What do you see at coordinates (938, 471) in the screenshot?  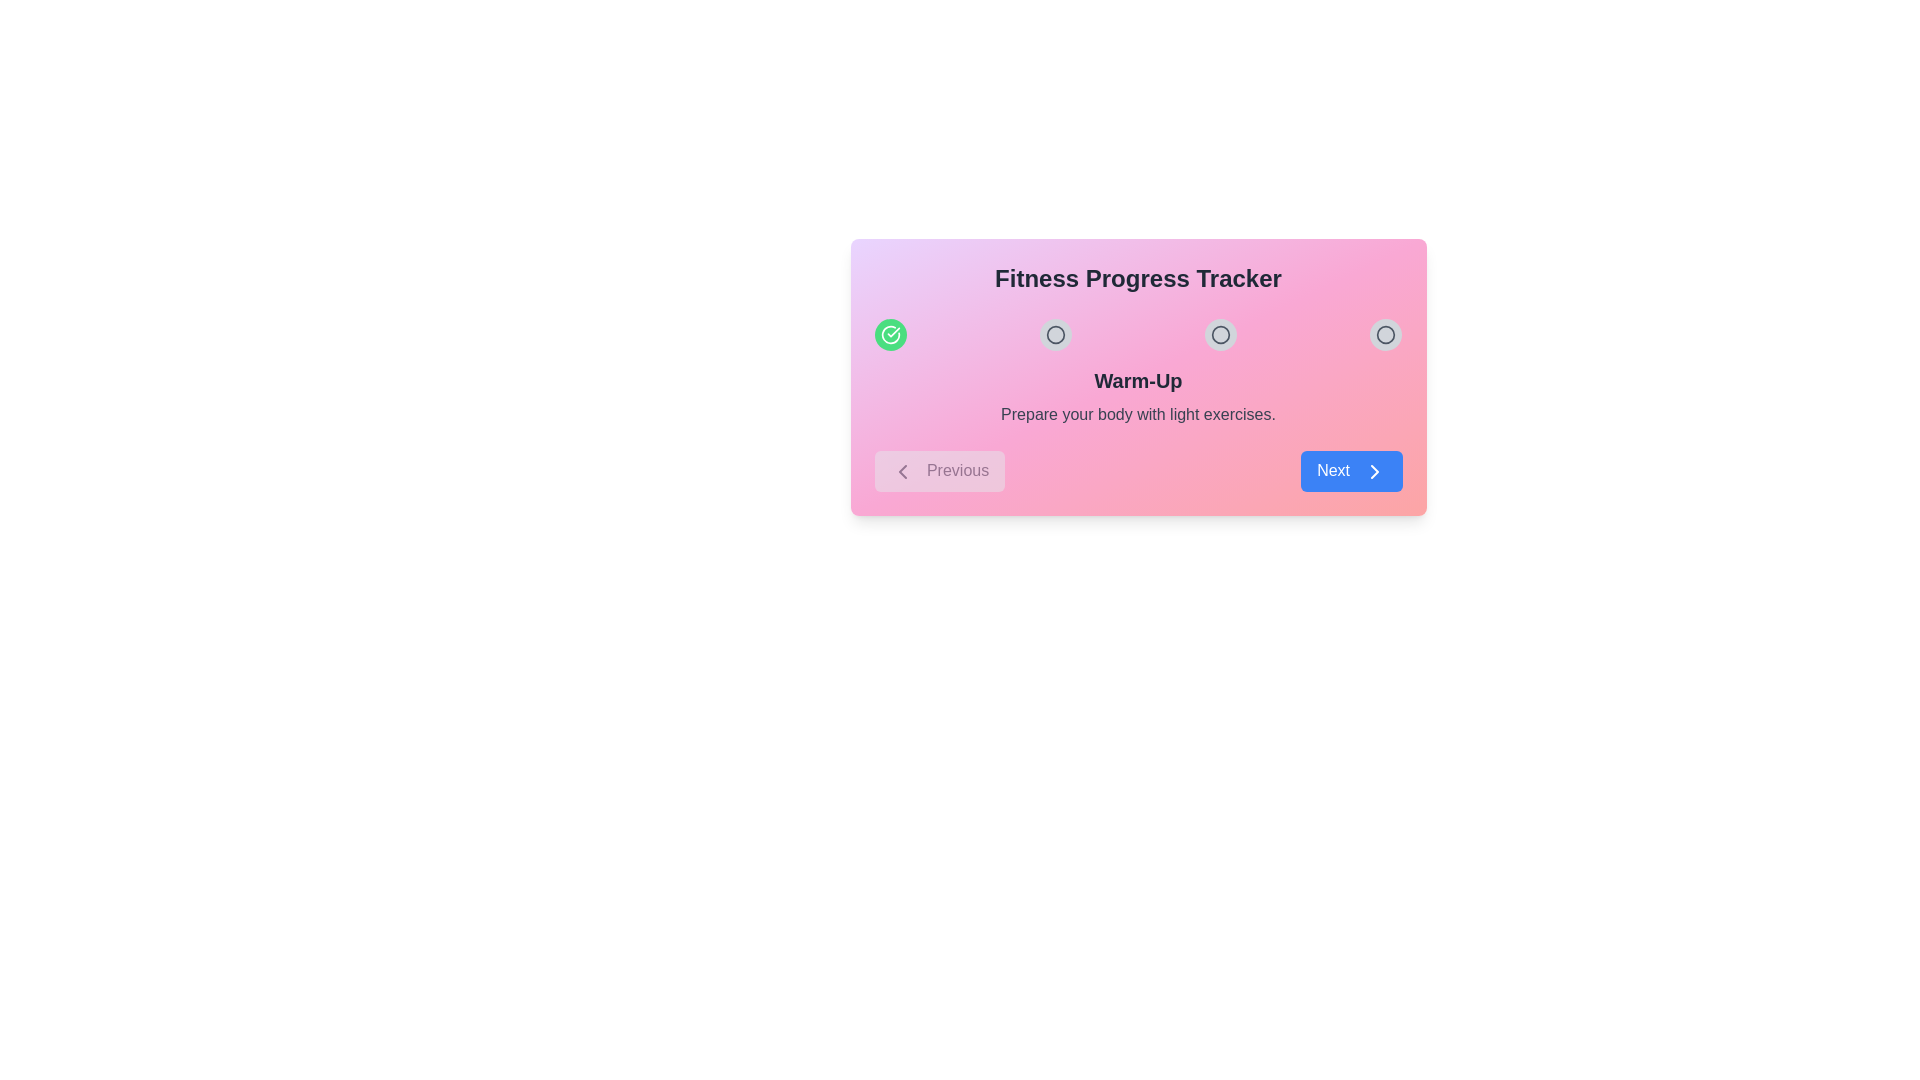 I see `the 'Previous' button, which is a rectangular button with rounded corners, light gray background, grey text reading 'Previous', and a leftward arrow icon, located at the bottom left of the interface` at bounding box center [938, 471].